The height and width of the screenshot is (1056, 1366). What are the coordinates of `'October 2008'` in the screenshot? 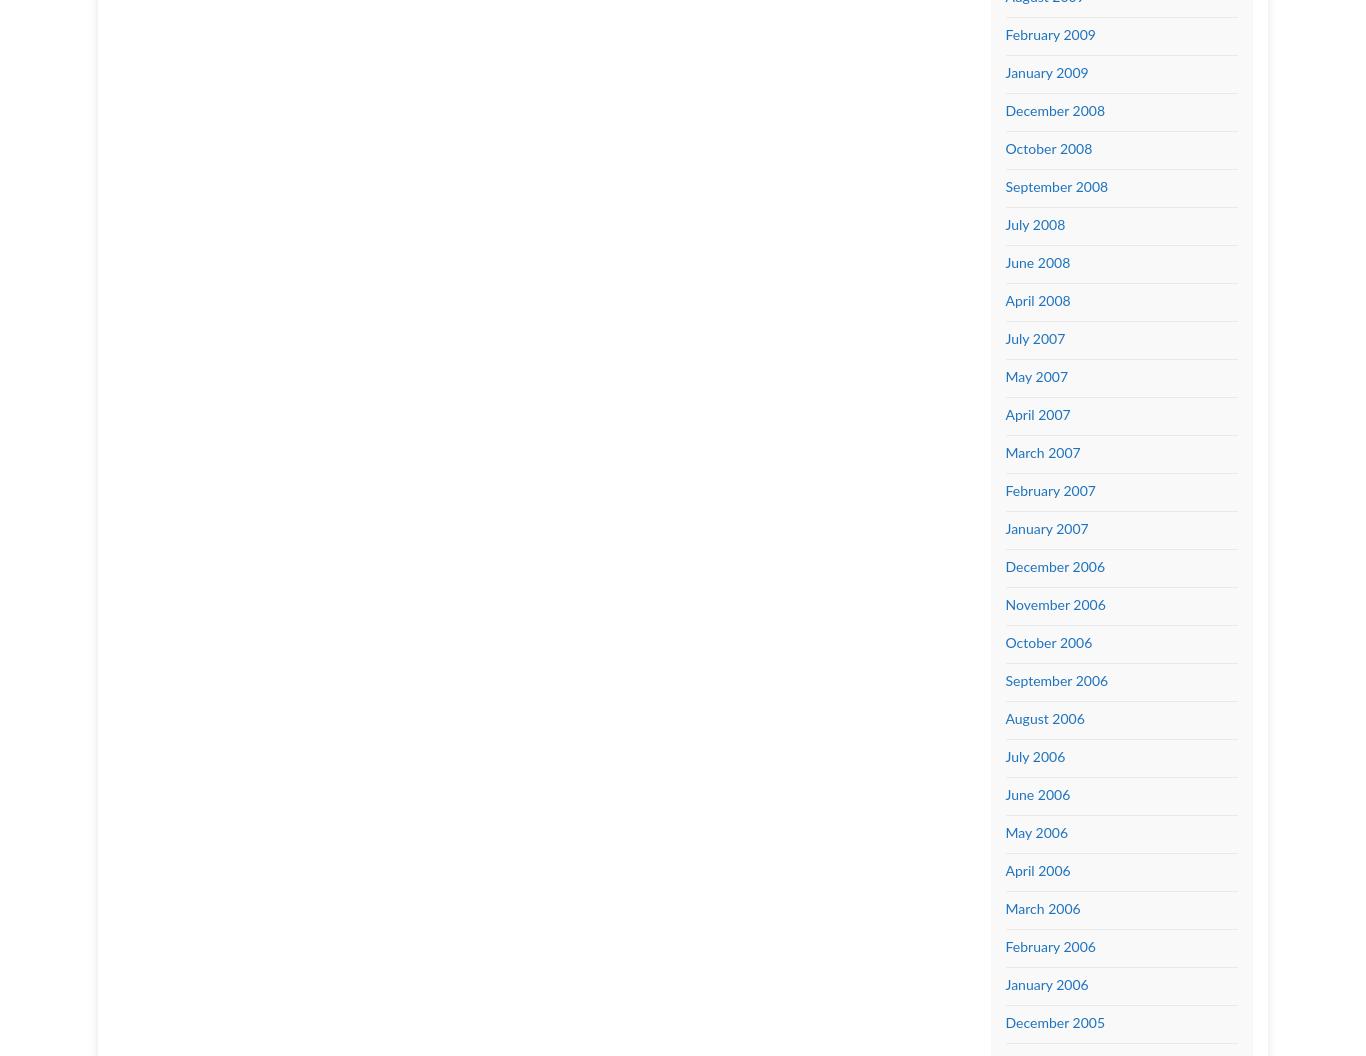 It's located at (1047, 149).